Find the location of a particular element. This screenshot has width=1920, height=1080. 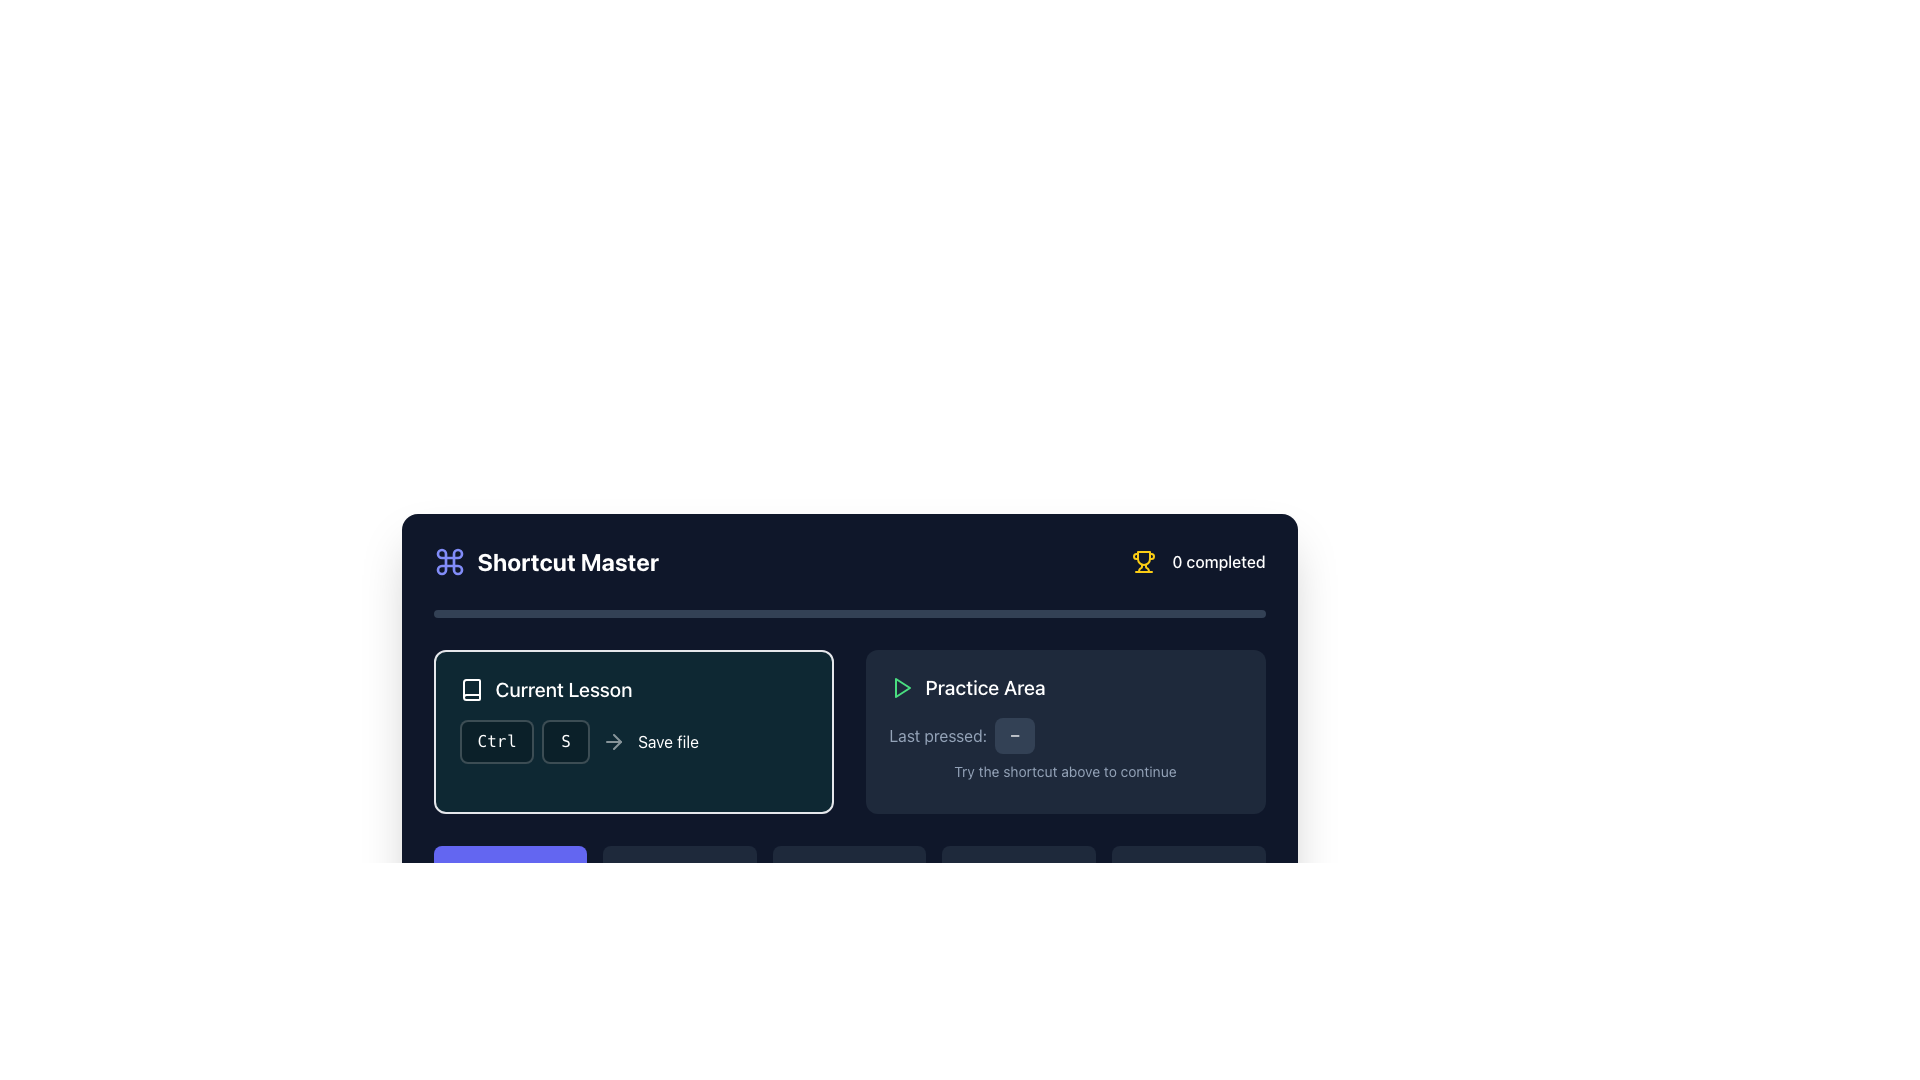

the book icon element, which is styled with a white stroke and is located to the left of the 'Current Lesson' text is located at coordinates (470, 689).